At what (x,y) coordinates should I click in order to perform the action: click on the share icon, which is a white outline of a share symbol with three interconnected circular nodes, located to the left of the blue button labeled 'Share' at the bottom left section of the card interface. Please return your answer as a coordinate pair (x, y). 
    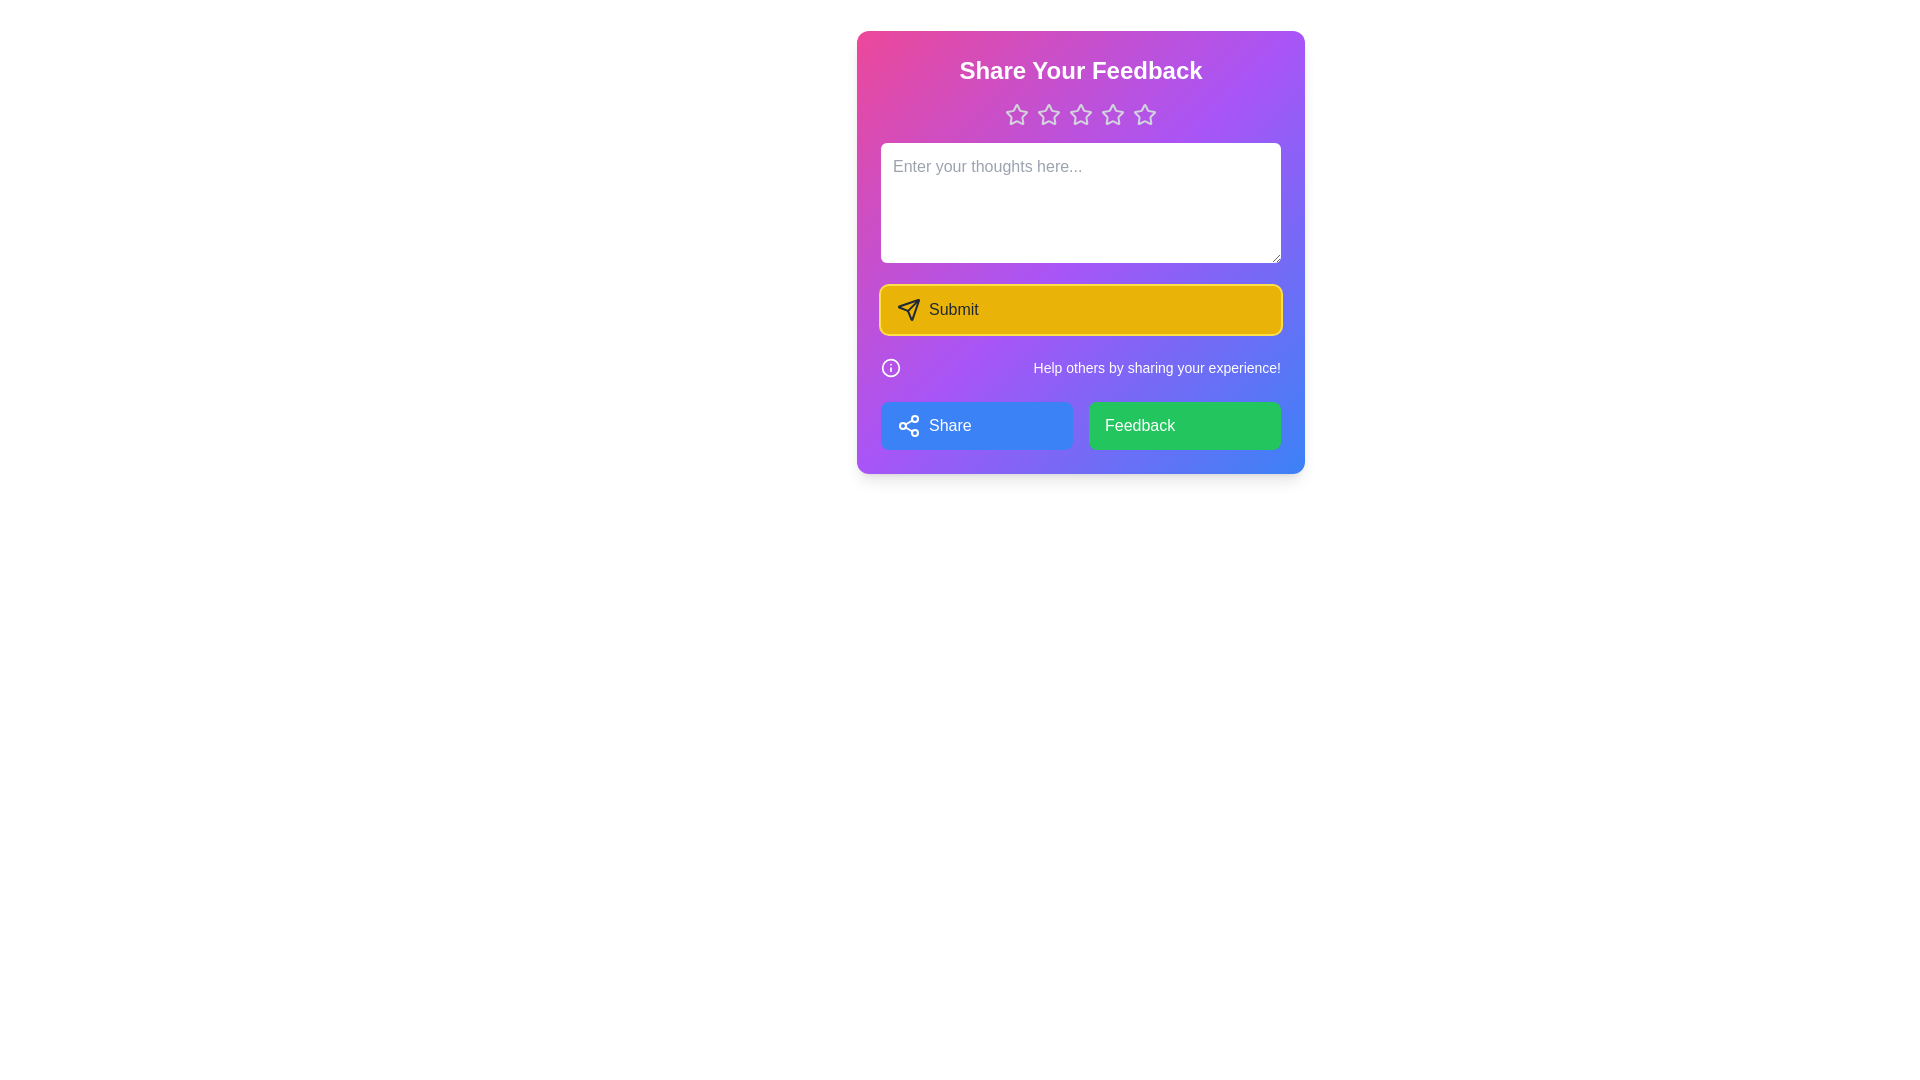
    Looking at the image, I should click on (907, 424).